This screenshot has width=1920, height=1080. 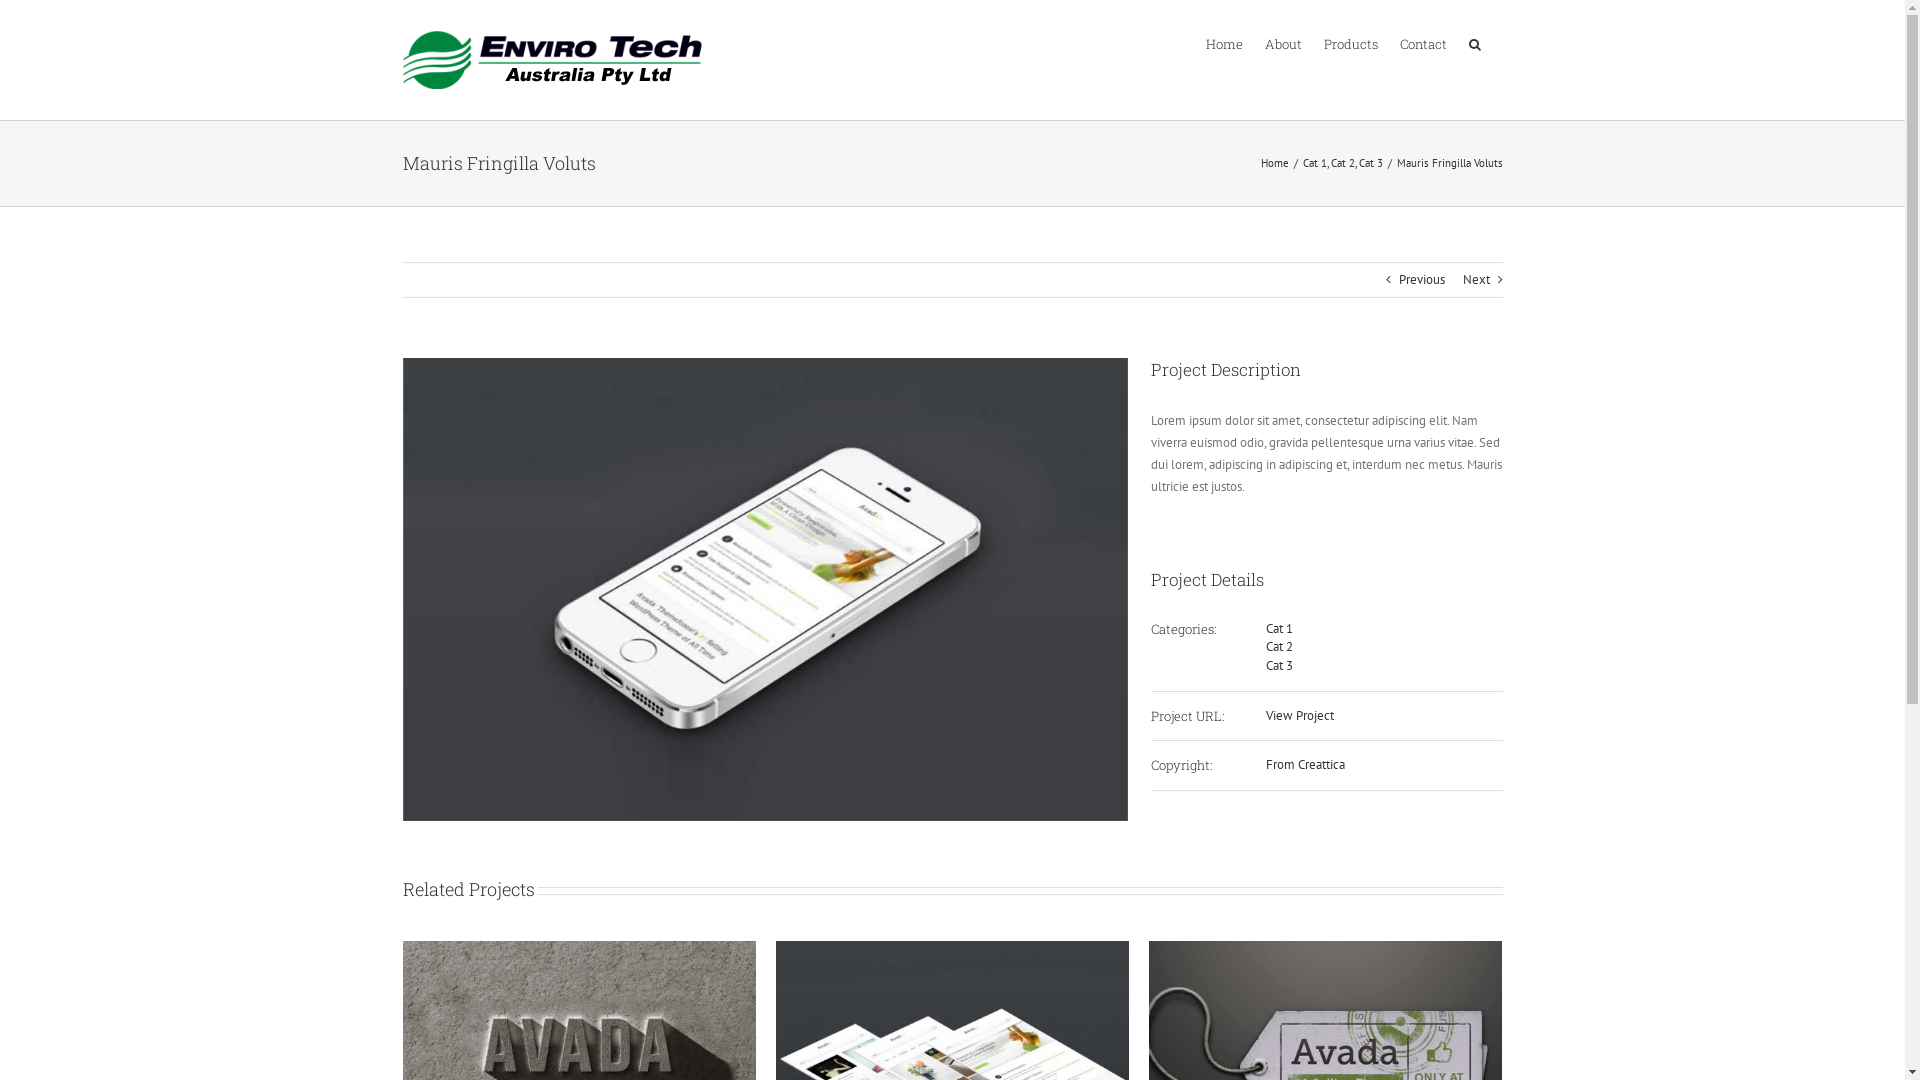 What do you see at coordinates (1300, 714) in the screenshot?
I see `'View Project'` at bounding box center [1300, 714].